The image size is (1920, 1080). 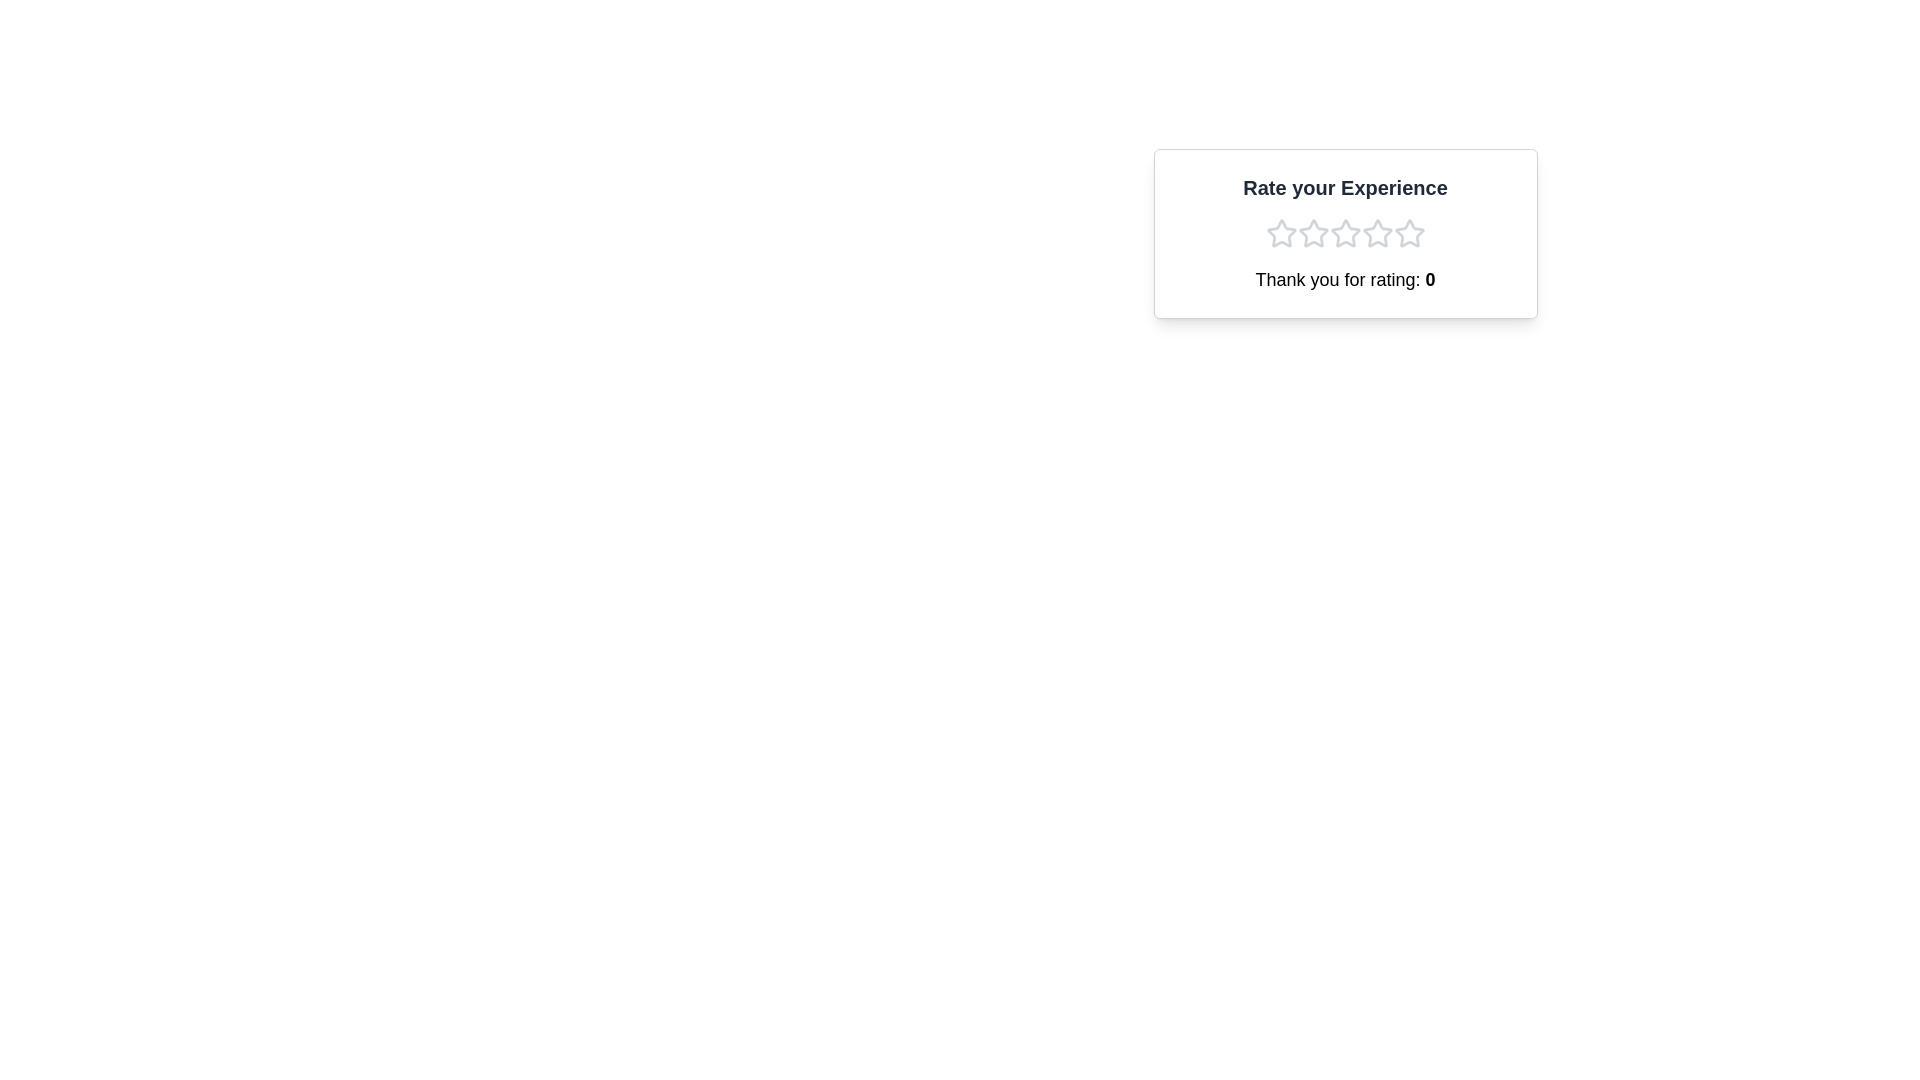 I want to click on the confirmation and feedback Text label that displays the selected rating, located directly below the group of five star icons, so click(x=1345, y=280).